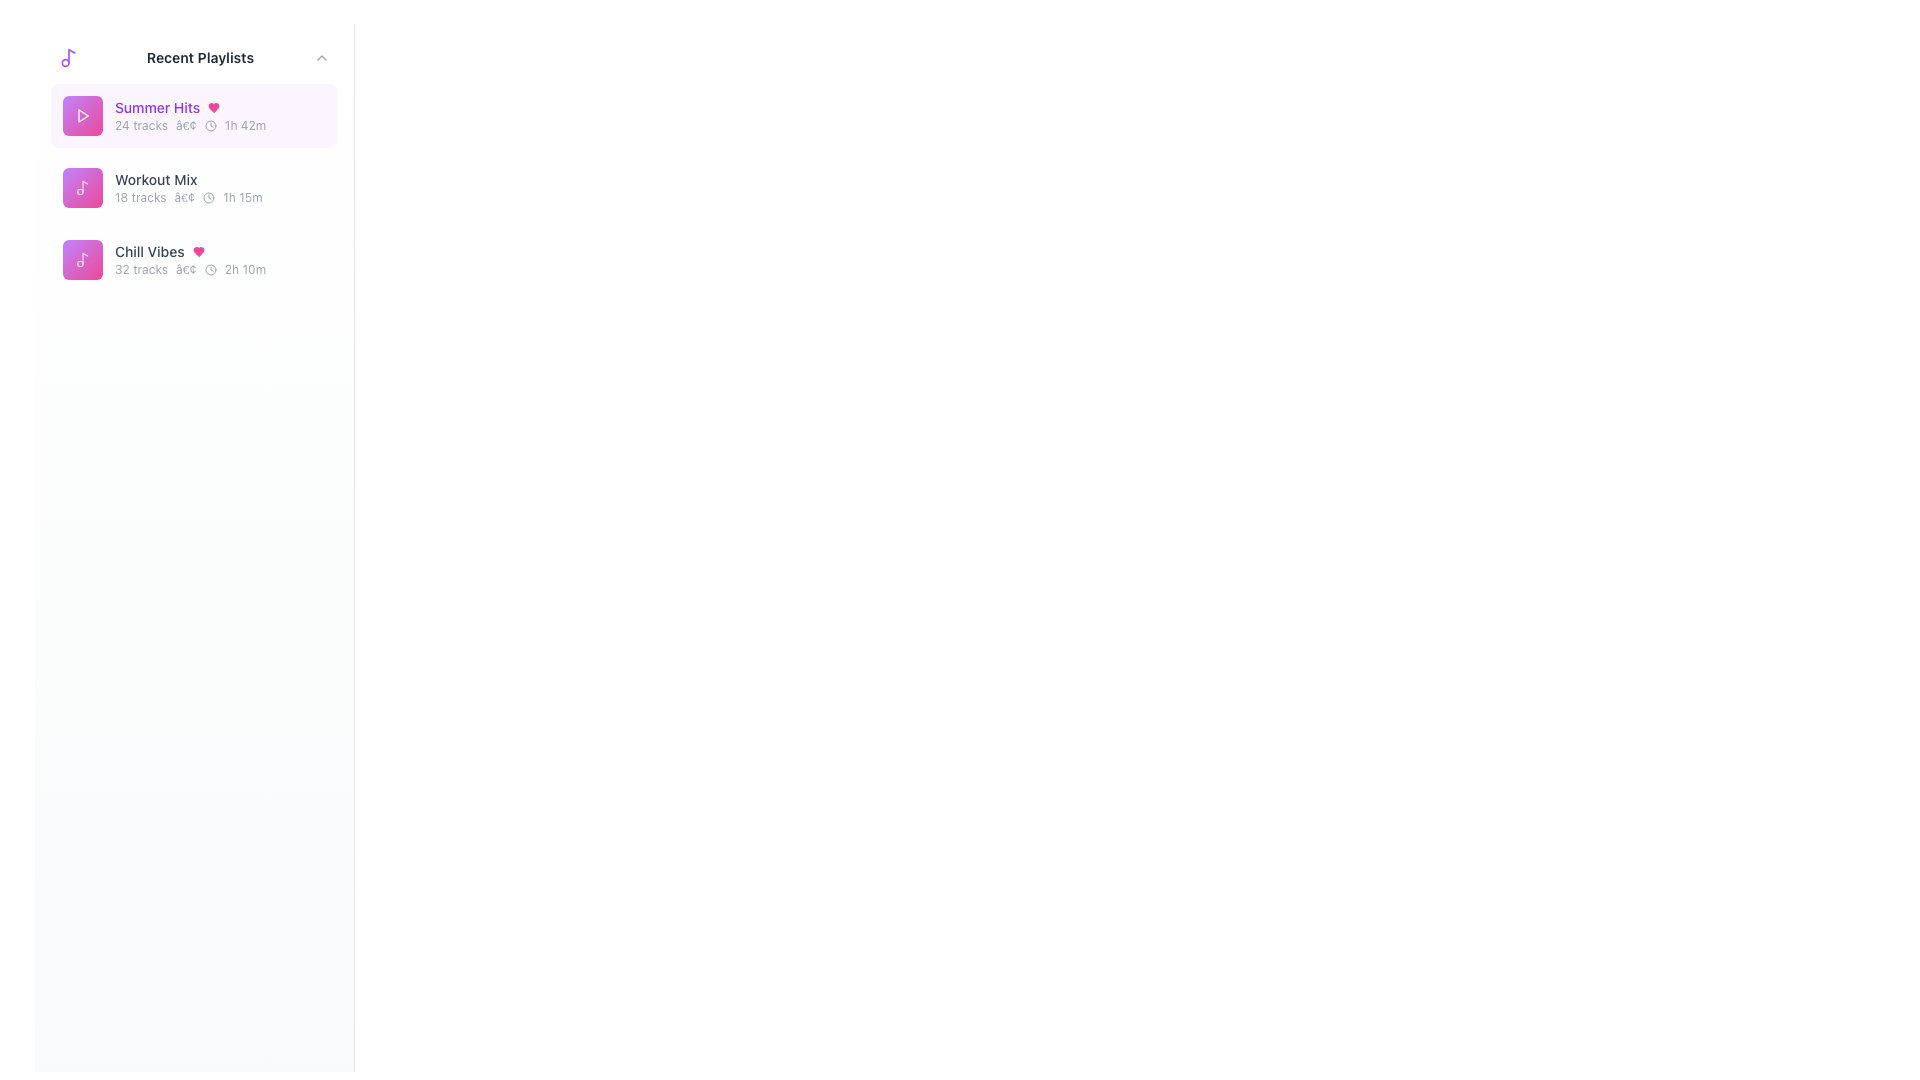  Describe the element at coordinates (139, 197) in the screenshot. I see `the static text label displaying '18 tracks', which is positioned next to a dot separator and a clock icon in the playlist metadata section` at that location.